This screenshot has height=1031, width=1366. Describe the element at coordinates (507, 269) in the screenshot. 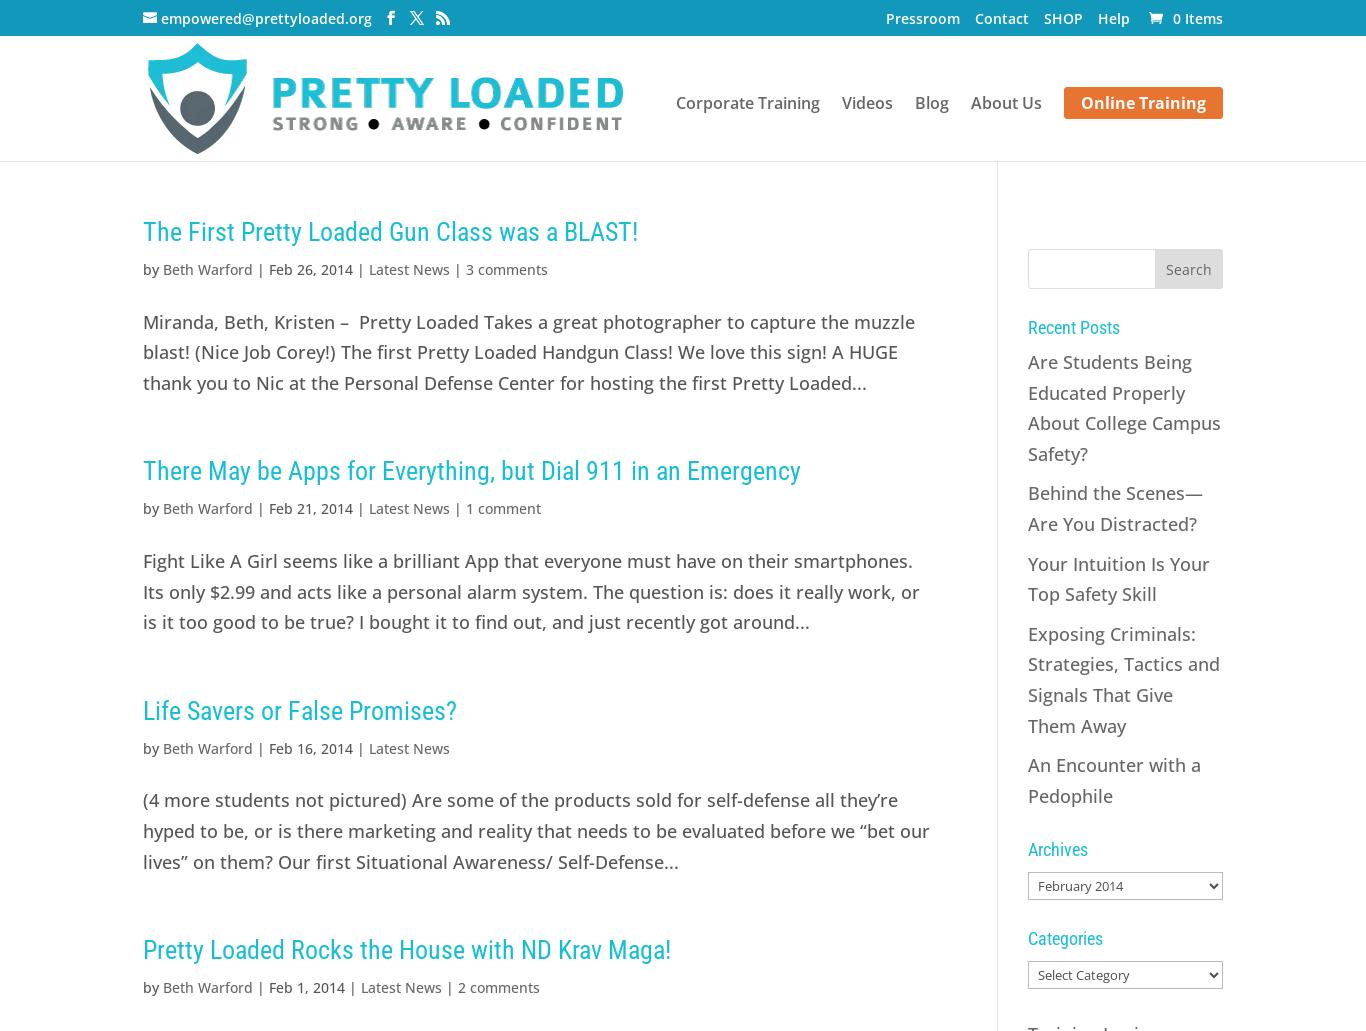

I see `'3 comments'` at that location.